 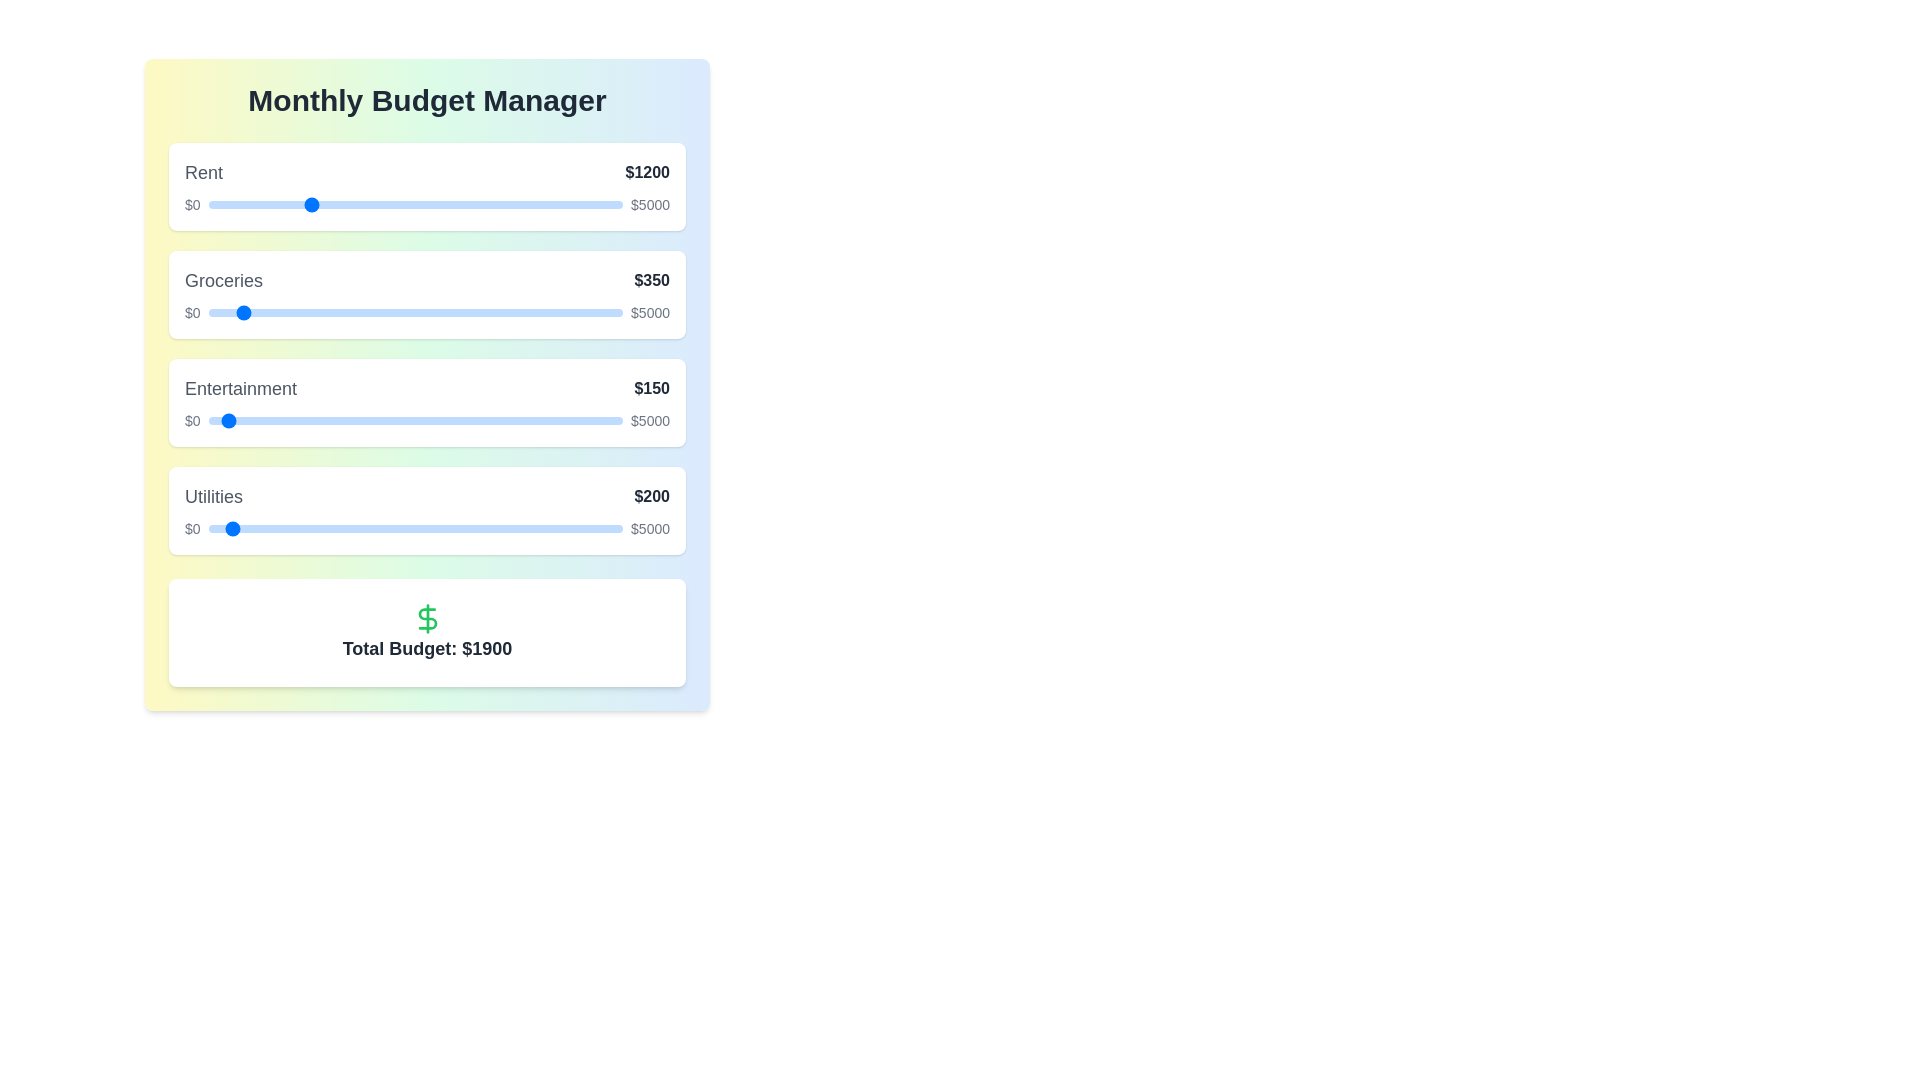 I want to click on rent budget, so click(x=525, y=204).